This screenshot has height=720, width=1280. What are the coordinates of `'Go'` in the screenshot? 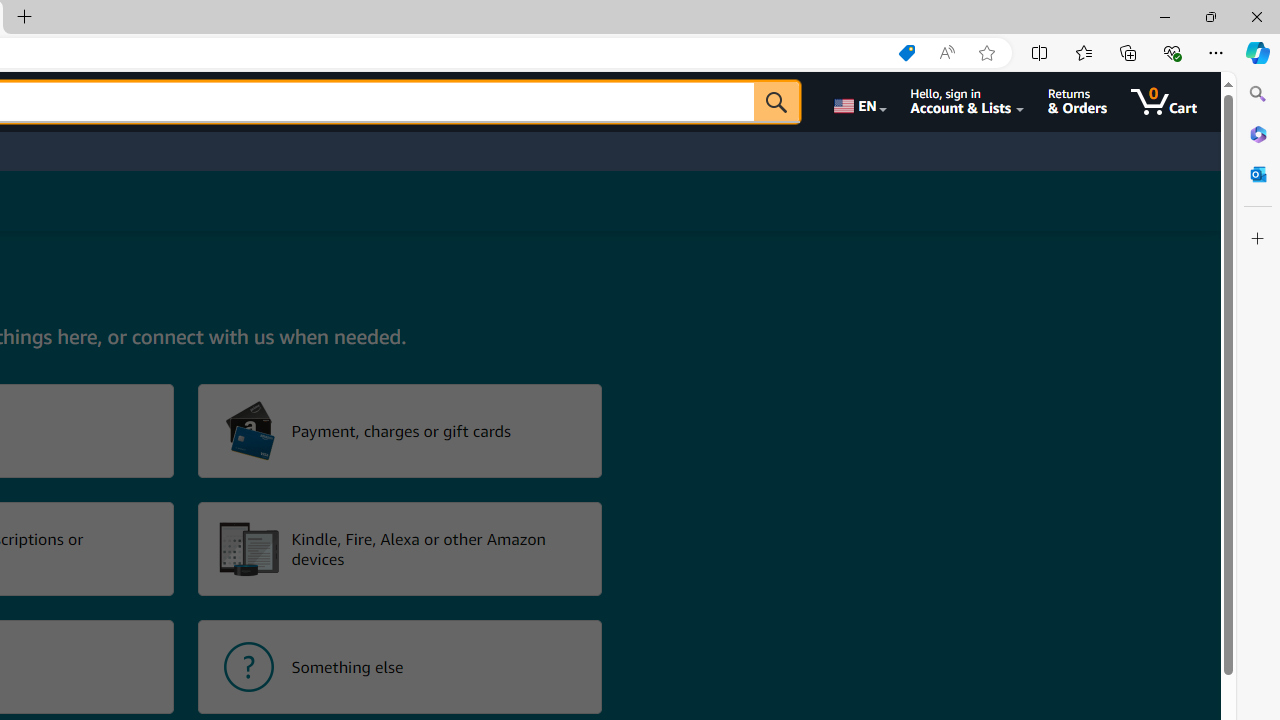 It's located at (775, 101).